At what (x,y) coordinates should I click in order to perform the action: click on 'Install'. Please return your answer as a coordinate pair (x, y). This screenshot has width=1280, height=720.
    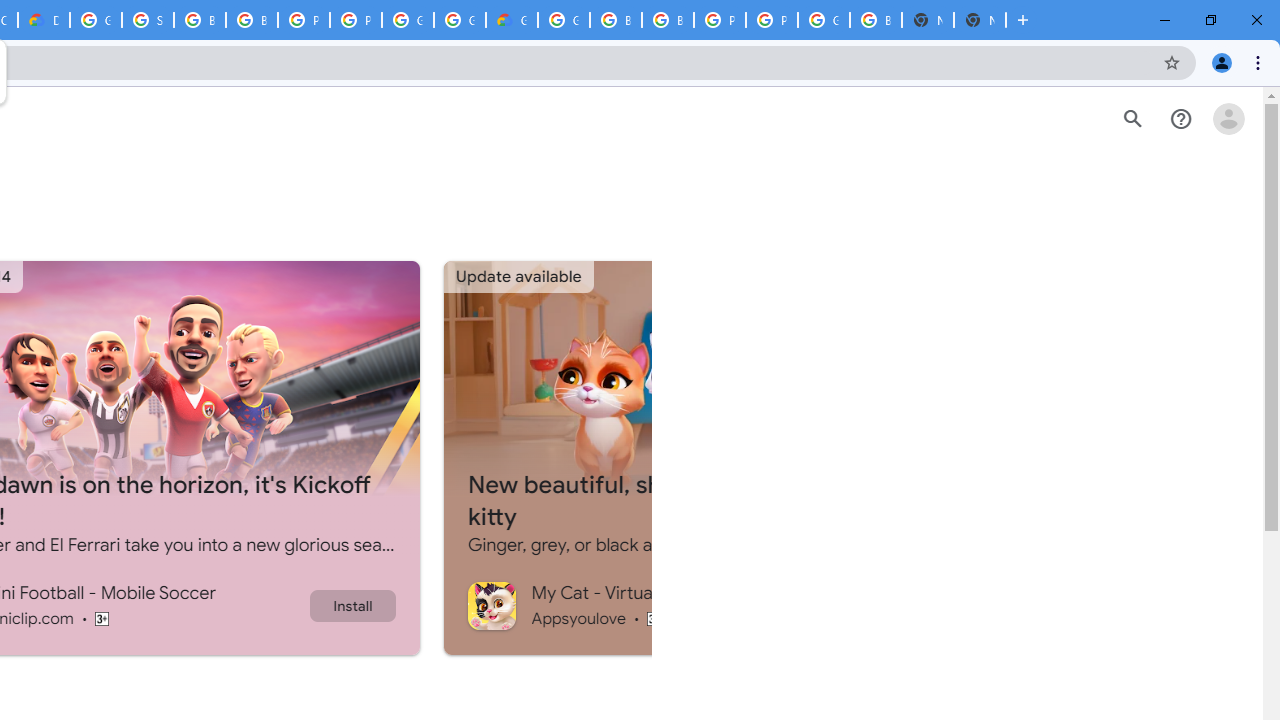
    Looking at the image, I should click on (352, 604).